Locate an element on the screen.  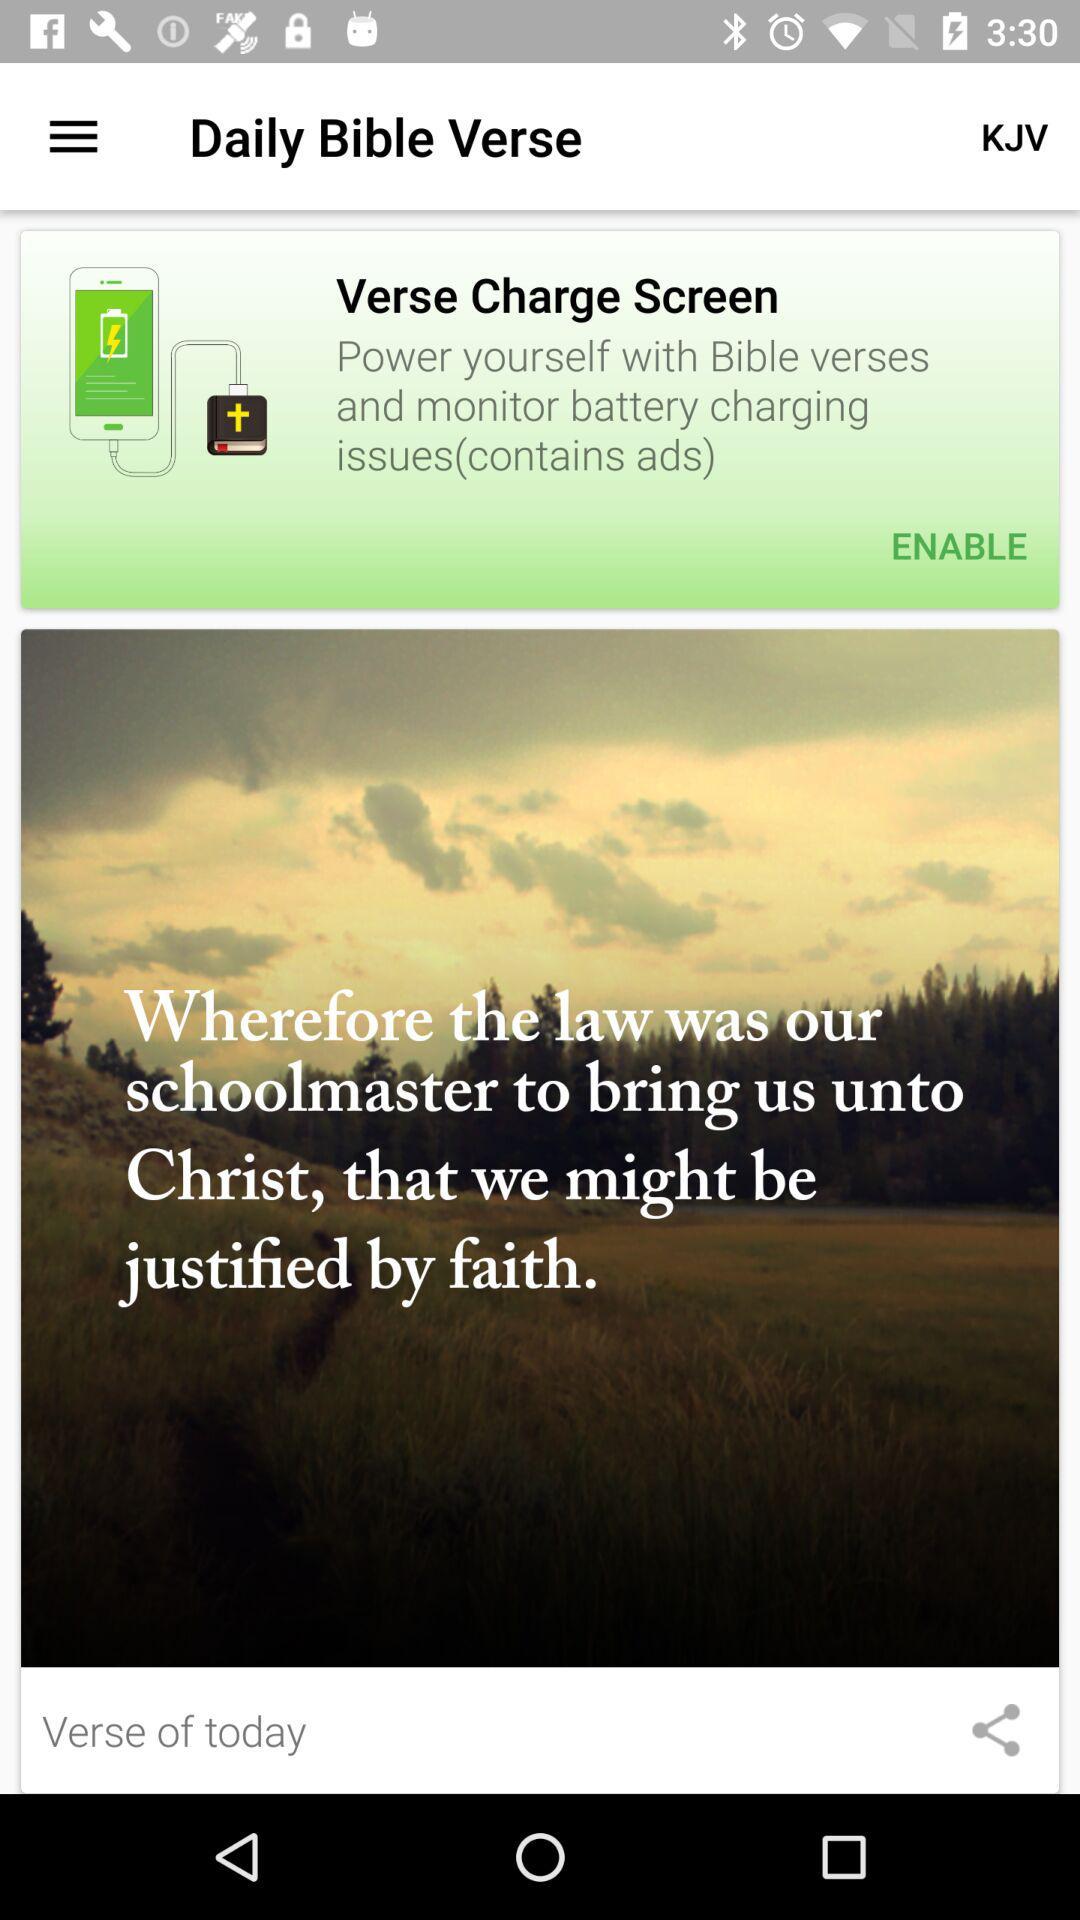
the enable icon is located at coordinates (540, 545).